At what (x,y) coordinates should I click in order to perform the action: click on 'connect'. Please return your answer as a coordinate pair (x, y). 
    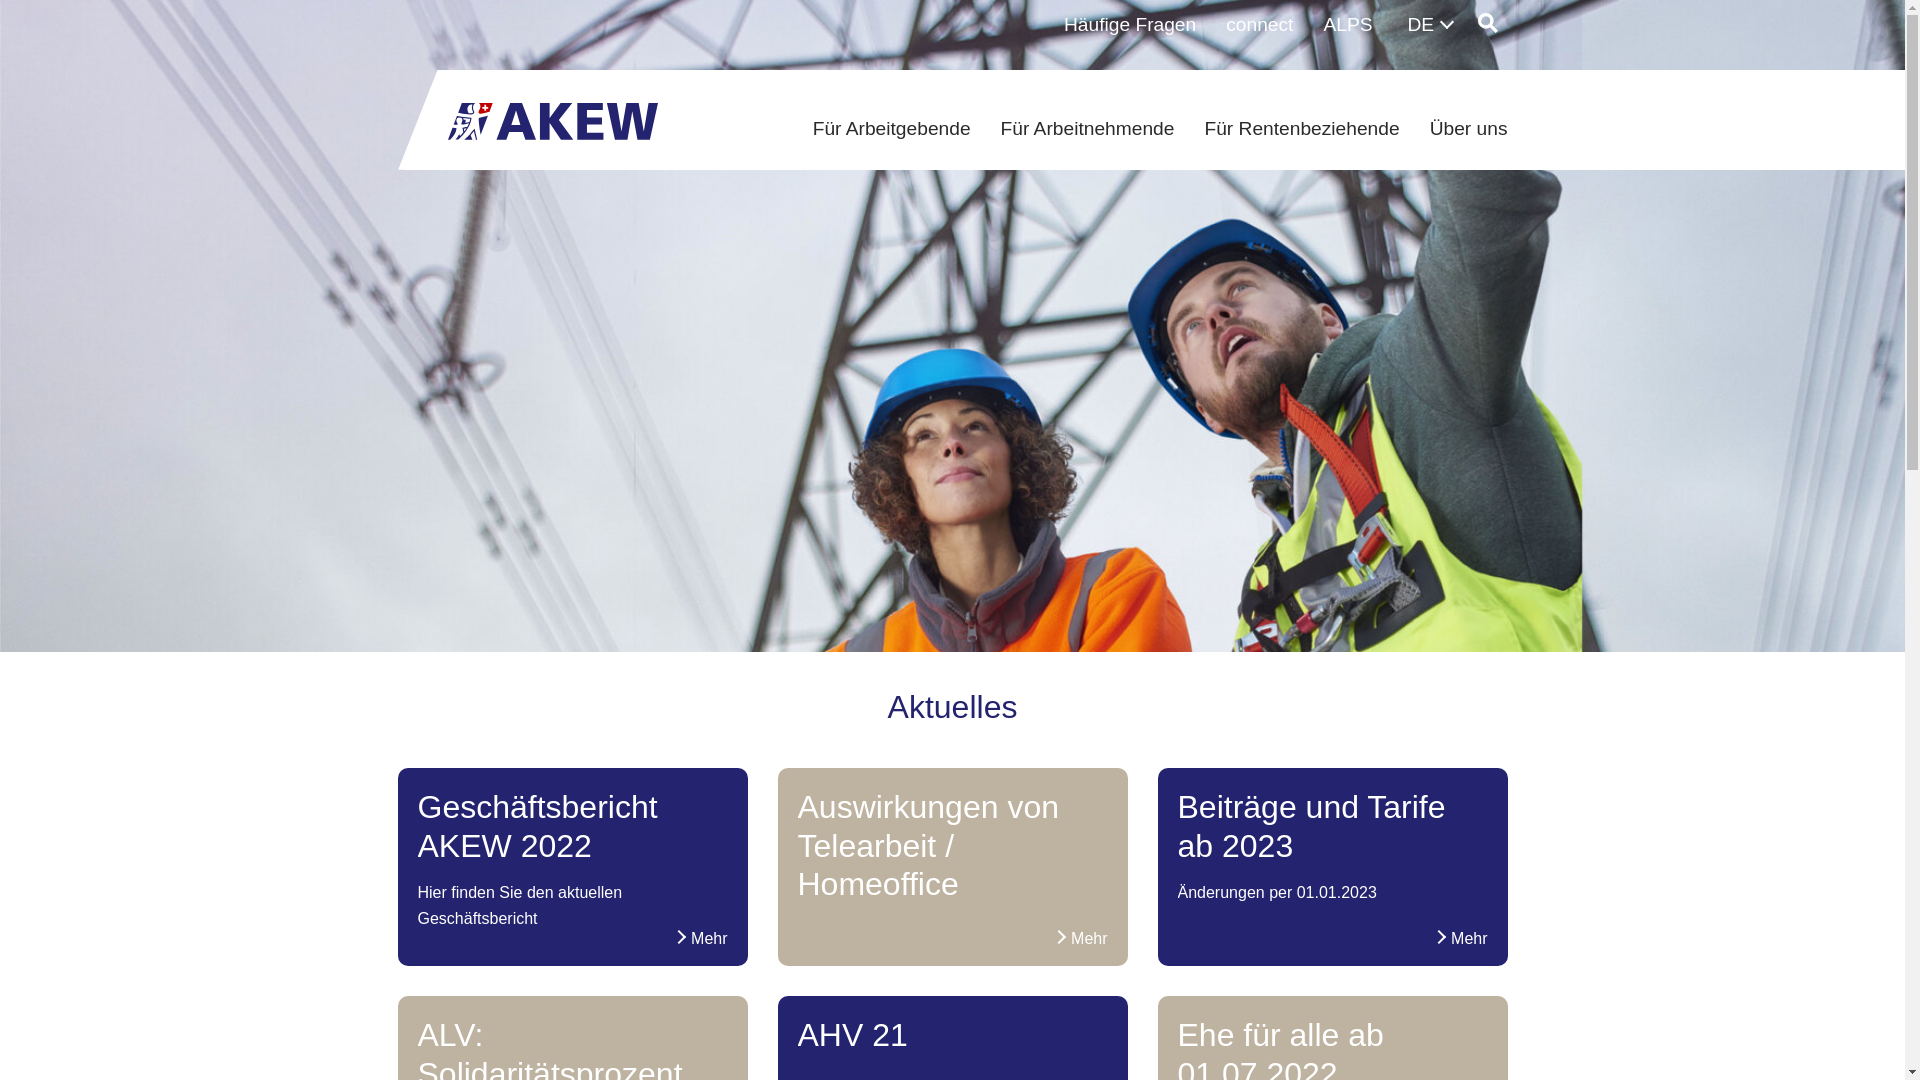
    Looking at the image, I should click on (1258, 25).